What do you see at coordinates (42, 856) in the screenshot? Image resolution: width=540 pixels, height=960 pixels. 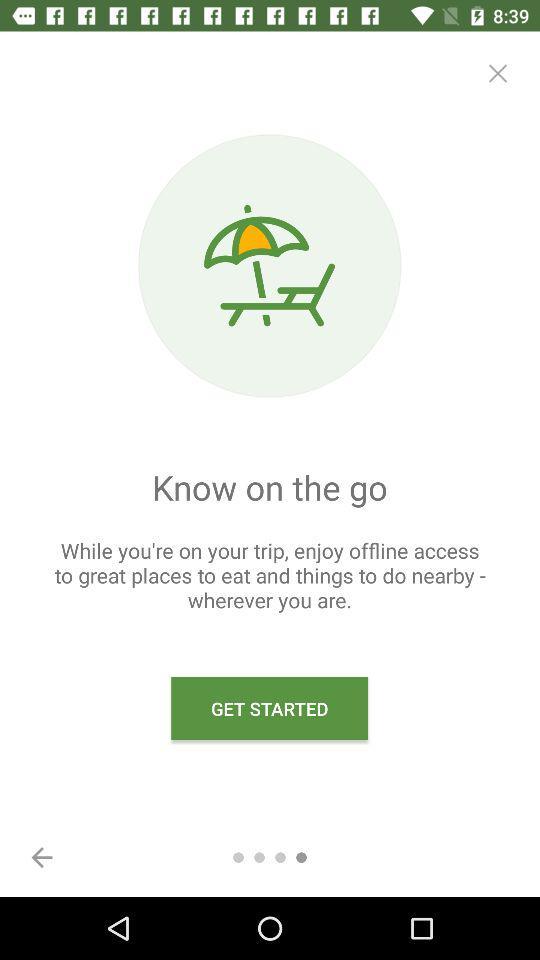 I see `the icon at the bottom left corner` at bounding box center [42, 856].